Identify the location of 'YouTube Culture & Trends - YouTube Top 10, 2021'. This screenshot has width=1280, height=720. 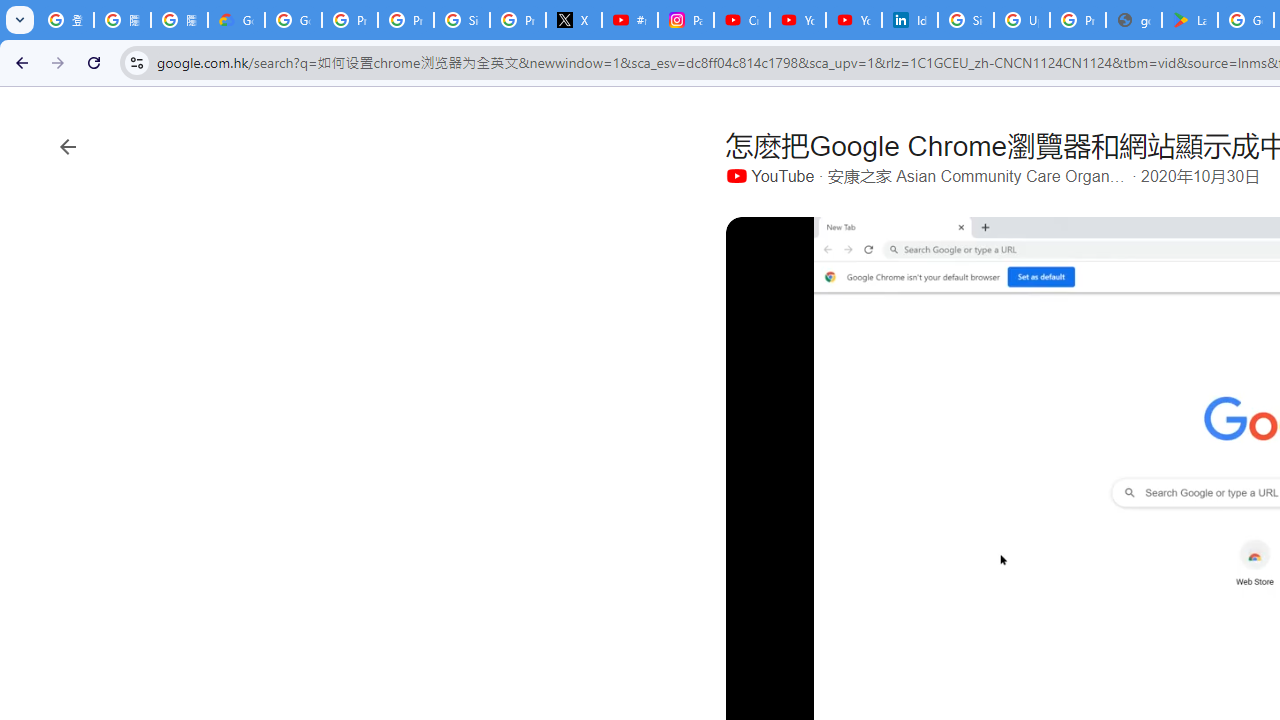
(853, 20).